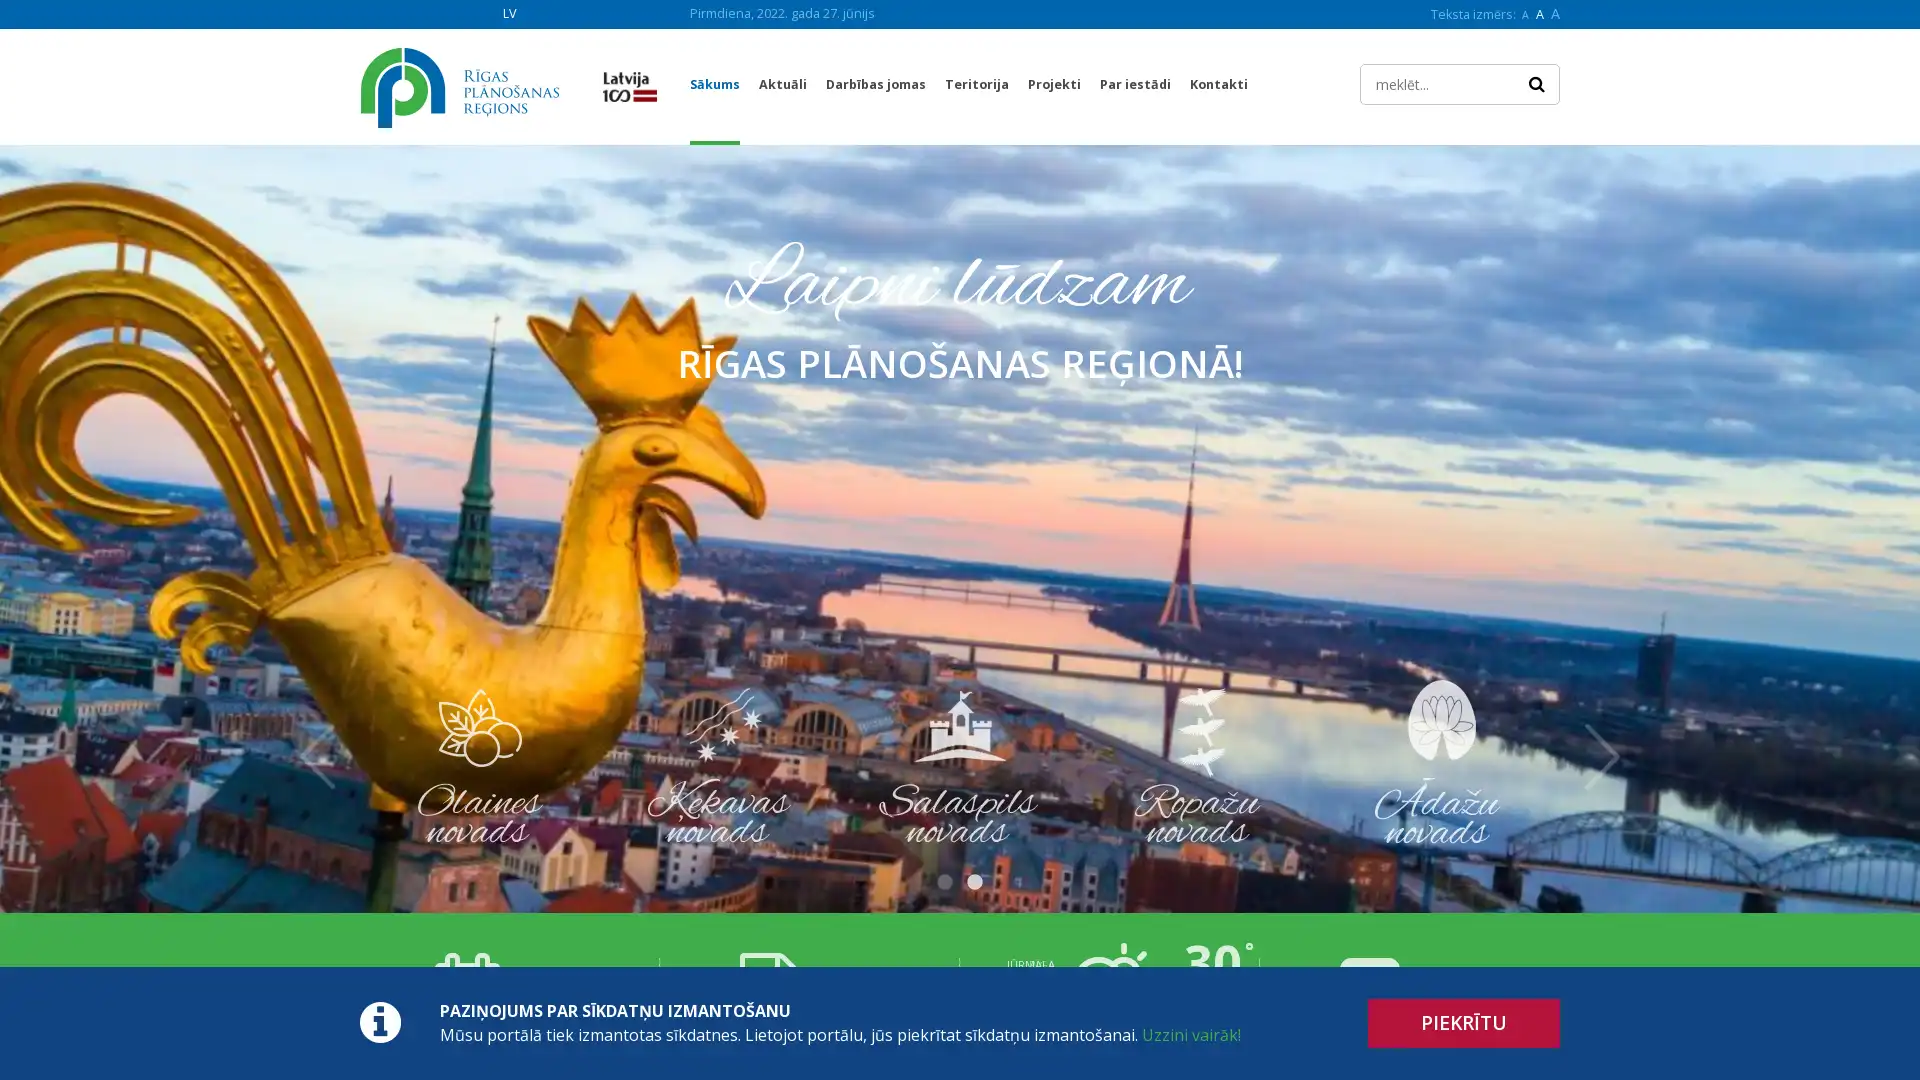  Describe the element at coordinates (1464, 1023) in the screenshot. I see `PIEKRITU` at that location.